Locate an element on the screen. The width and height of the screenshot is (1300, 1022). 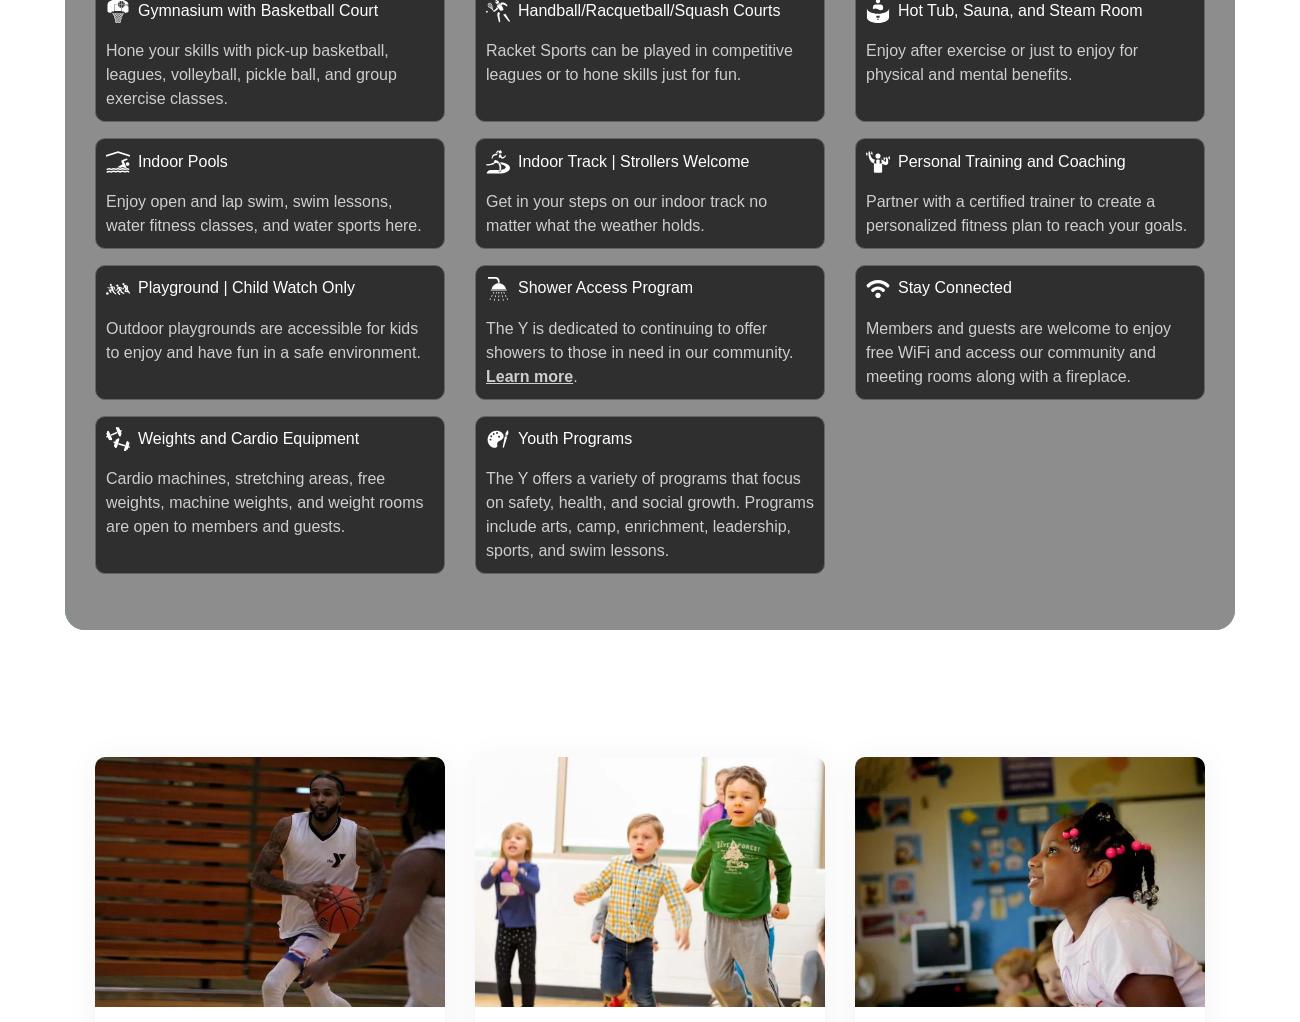
'Handball/Racquetball/Squash Courts' is located at coordinates (648, 8).